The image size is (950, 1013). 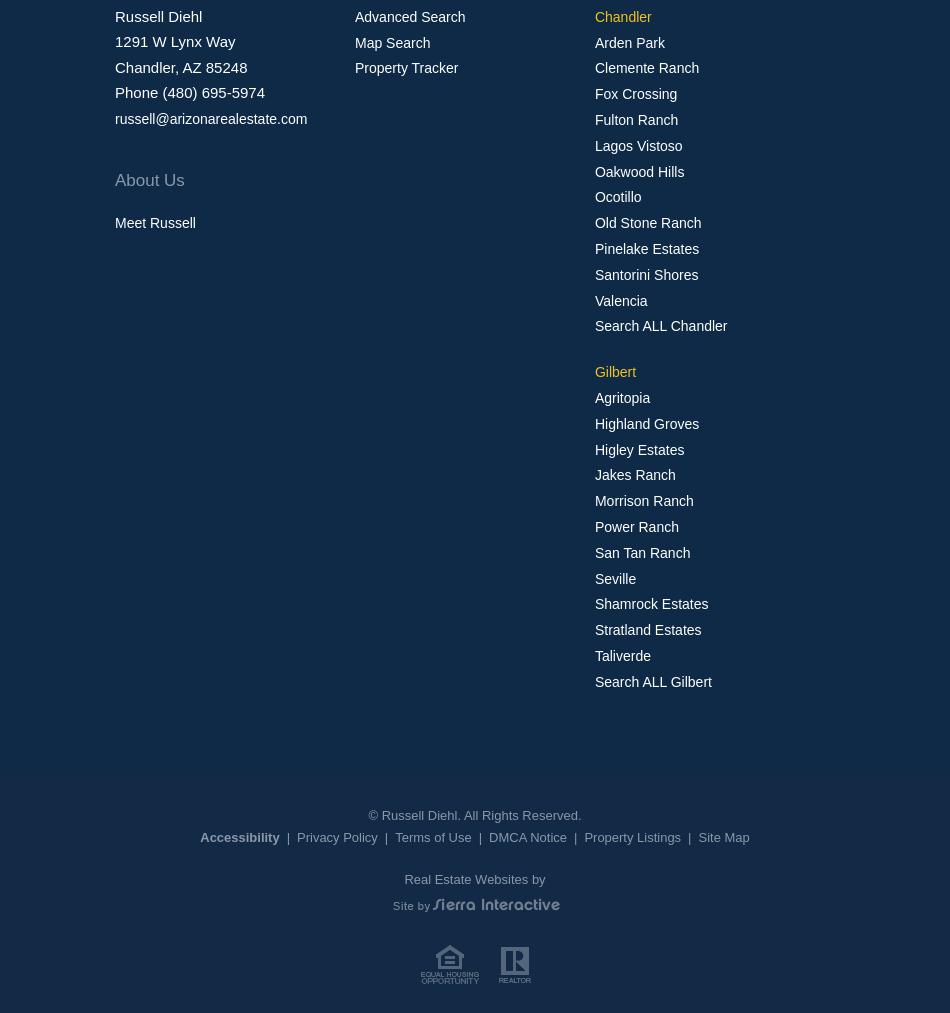 What do you see at coordinates (621, 396) in the screenshot?
I see `'Agritopia'` at bounding box center [621, 396].